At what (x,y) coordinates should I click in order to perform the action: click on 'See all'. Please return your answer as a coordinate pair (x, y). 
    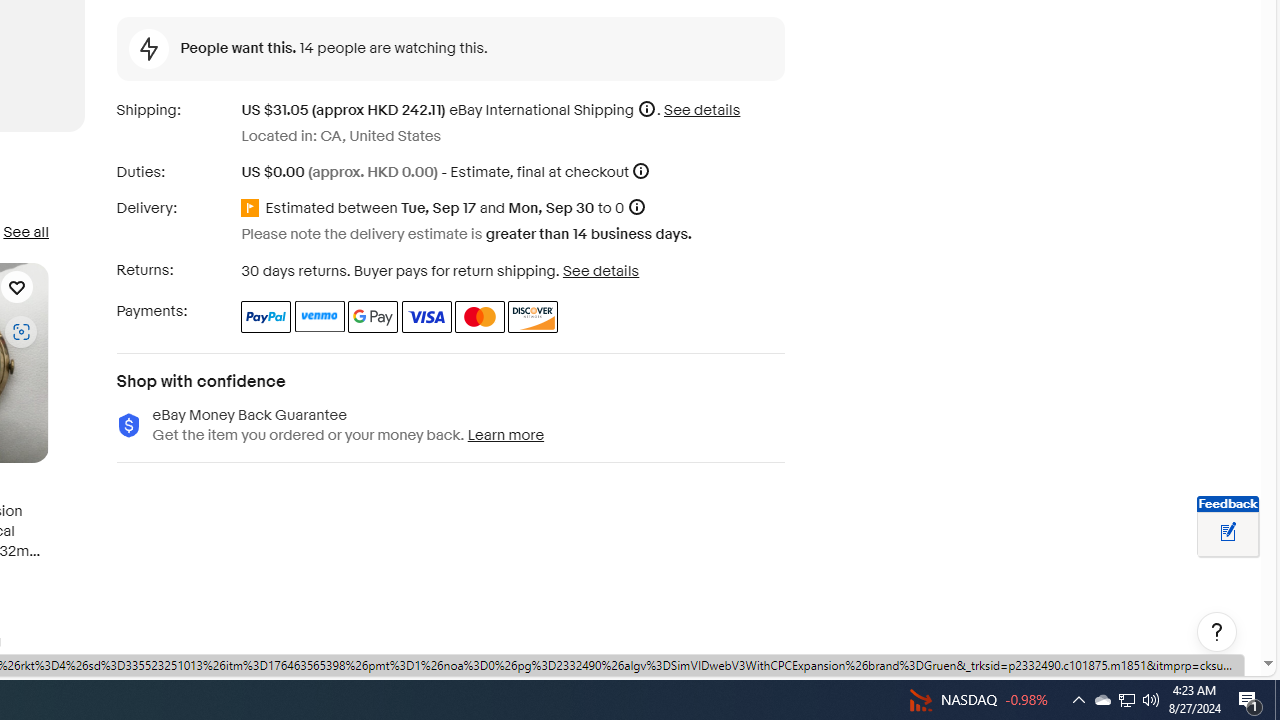
    Looking at the image, I should click on (25, 231).